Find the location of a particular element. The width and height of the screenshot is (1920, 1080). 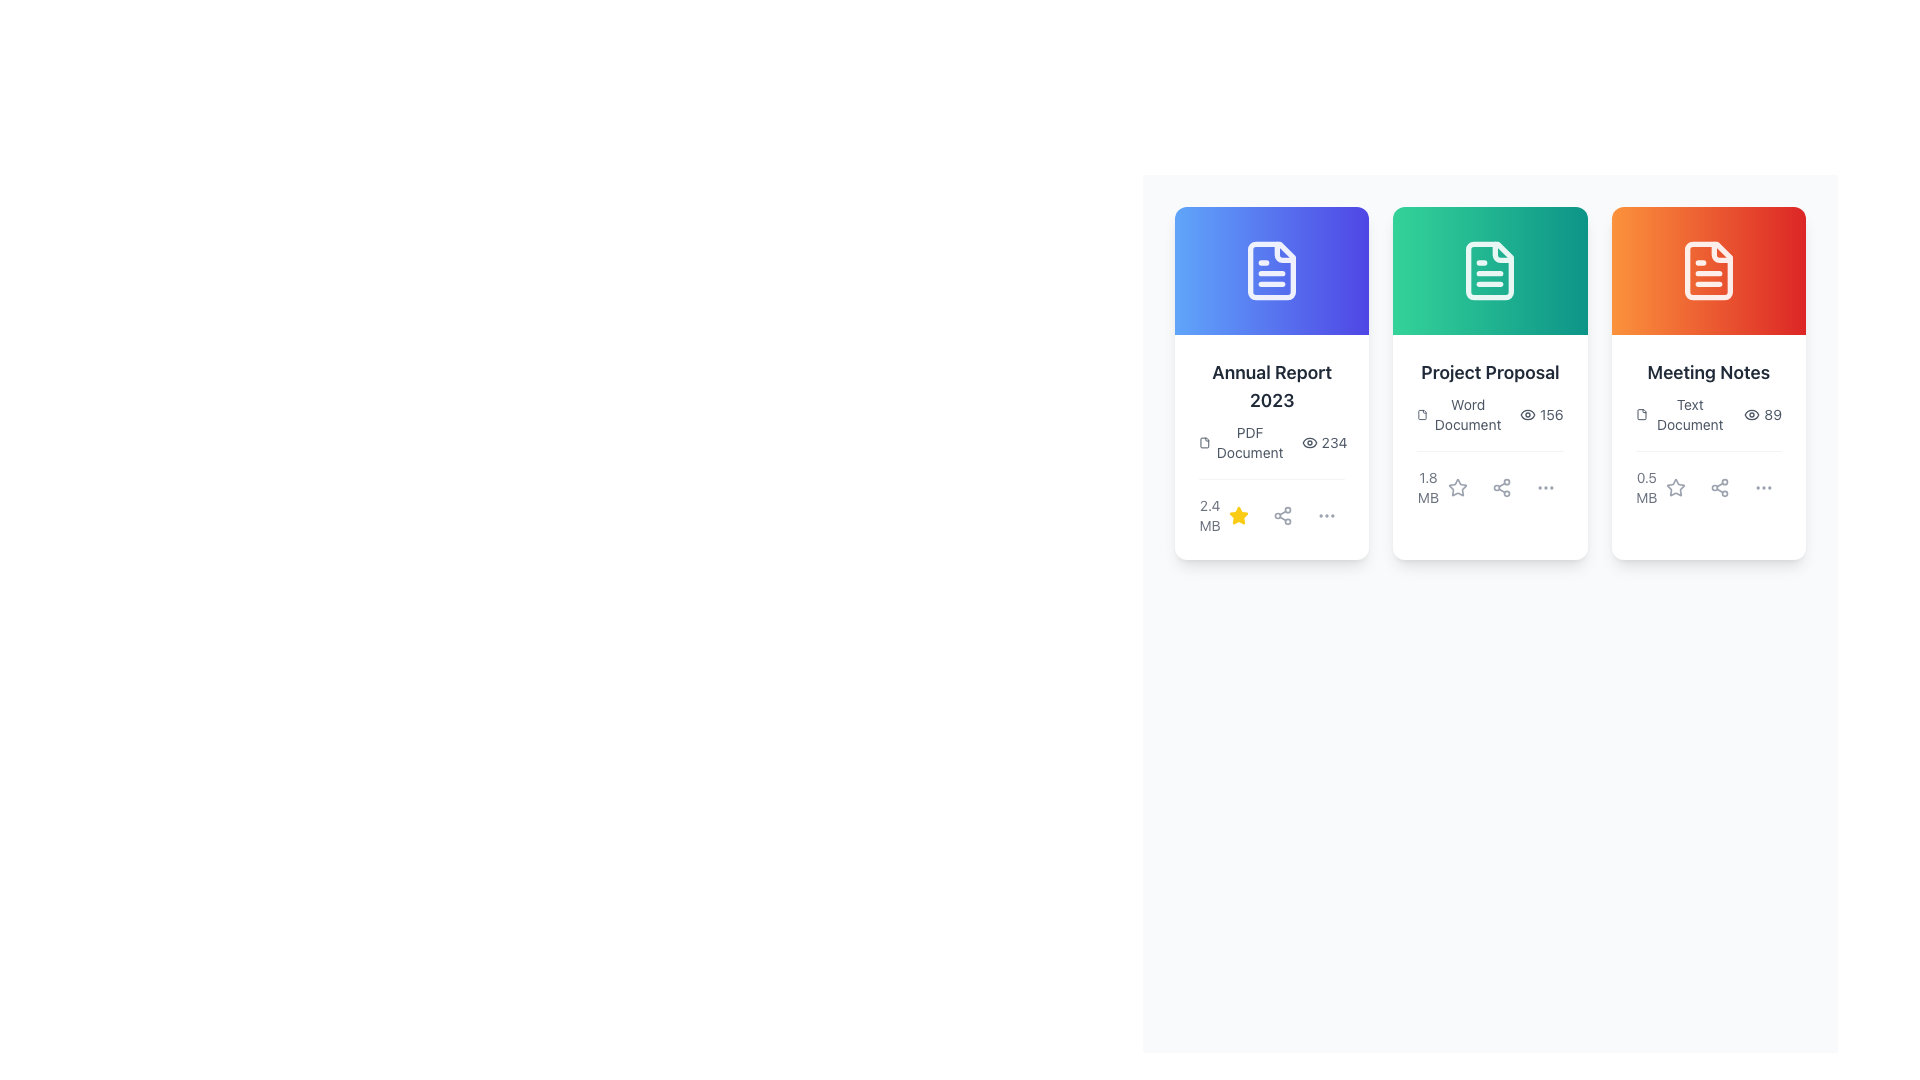

the small gray share icon located inside the circular button in the bottom-right region of the second card labeled 'Project Proposal' is located at coordinates (1501, 488).